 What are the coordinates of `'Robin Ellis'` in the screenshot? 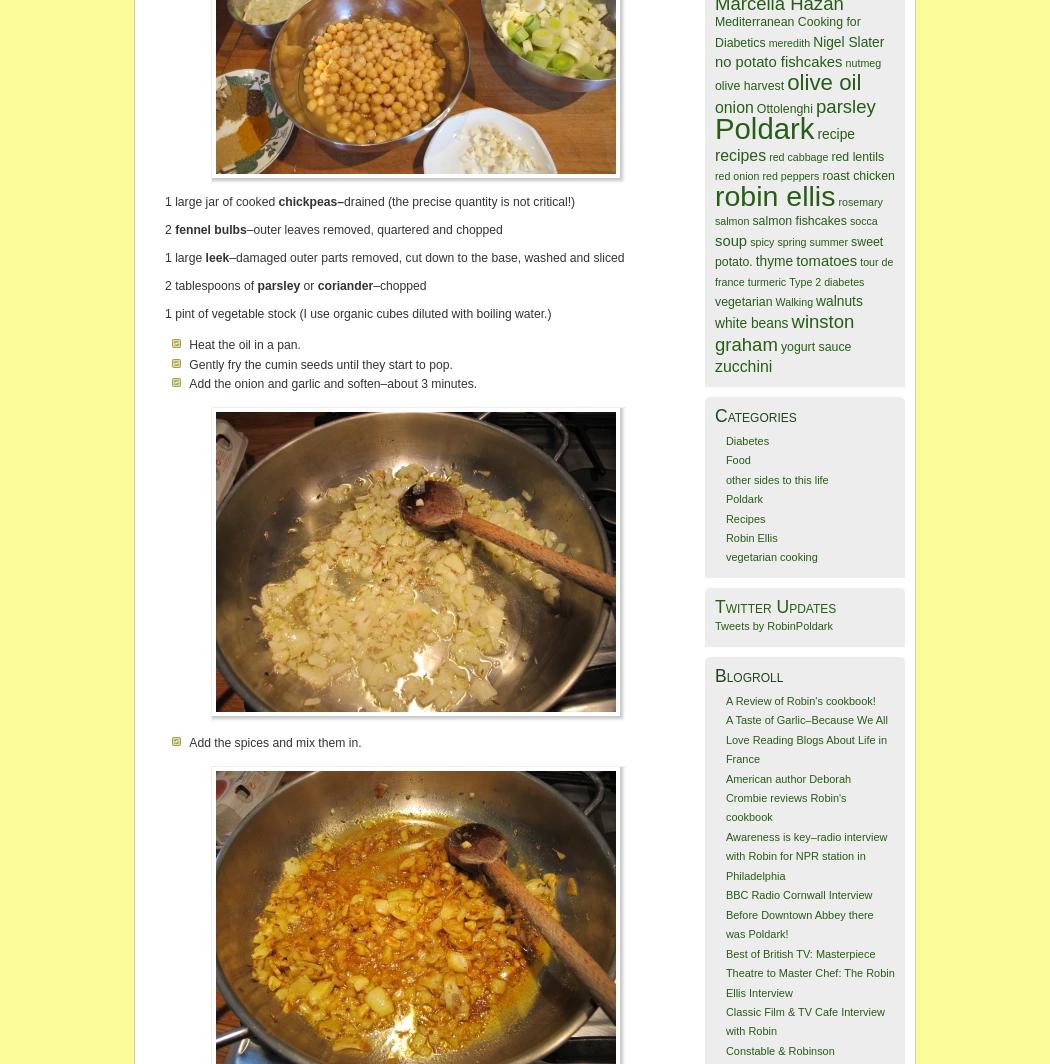 It's located at (750, 537).